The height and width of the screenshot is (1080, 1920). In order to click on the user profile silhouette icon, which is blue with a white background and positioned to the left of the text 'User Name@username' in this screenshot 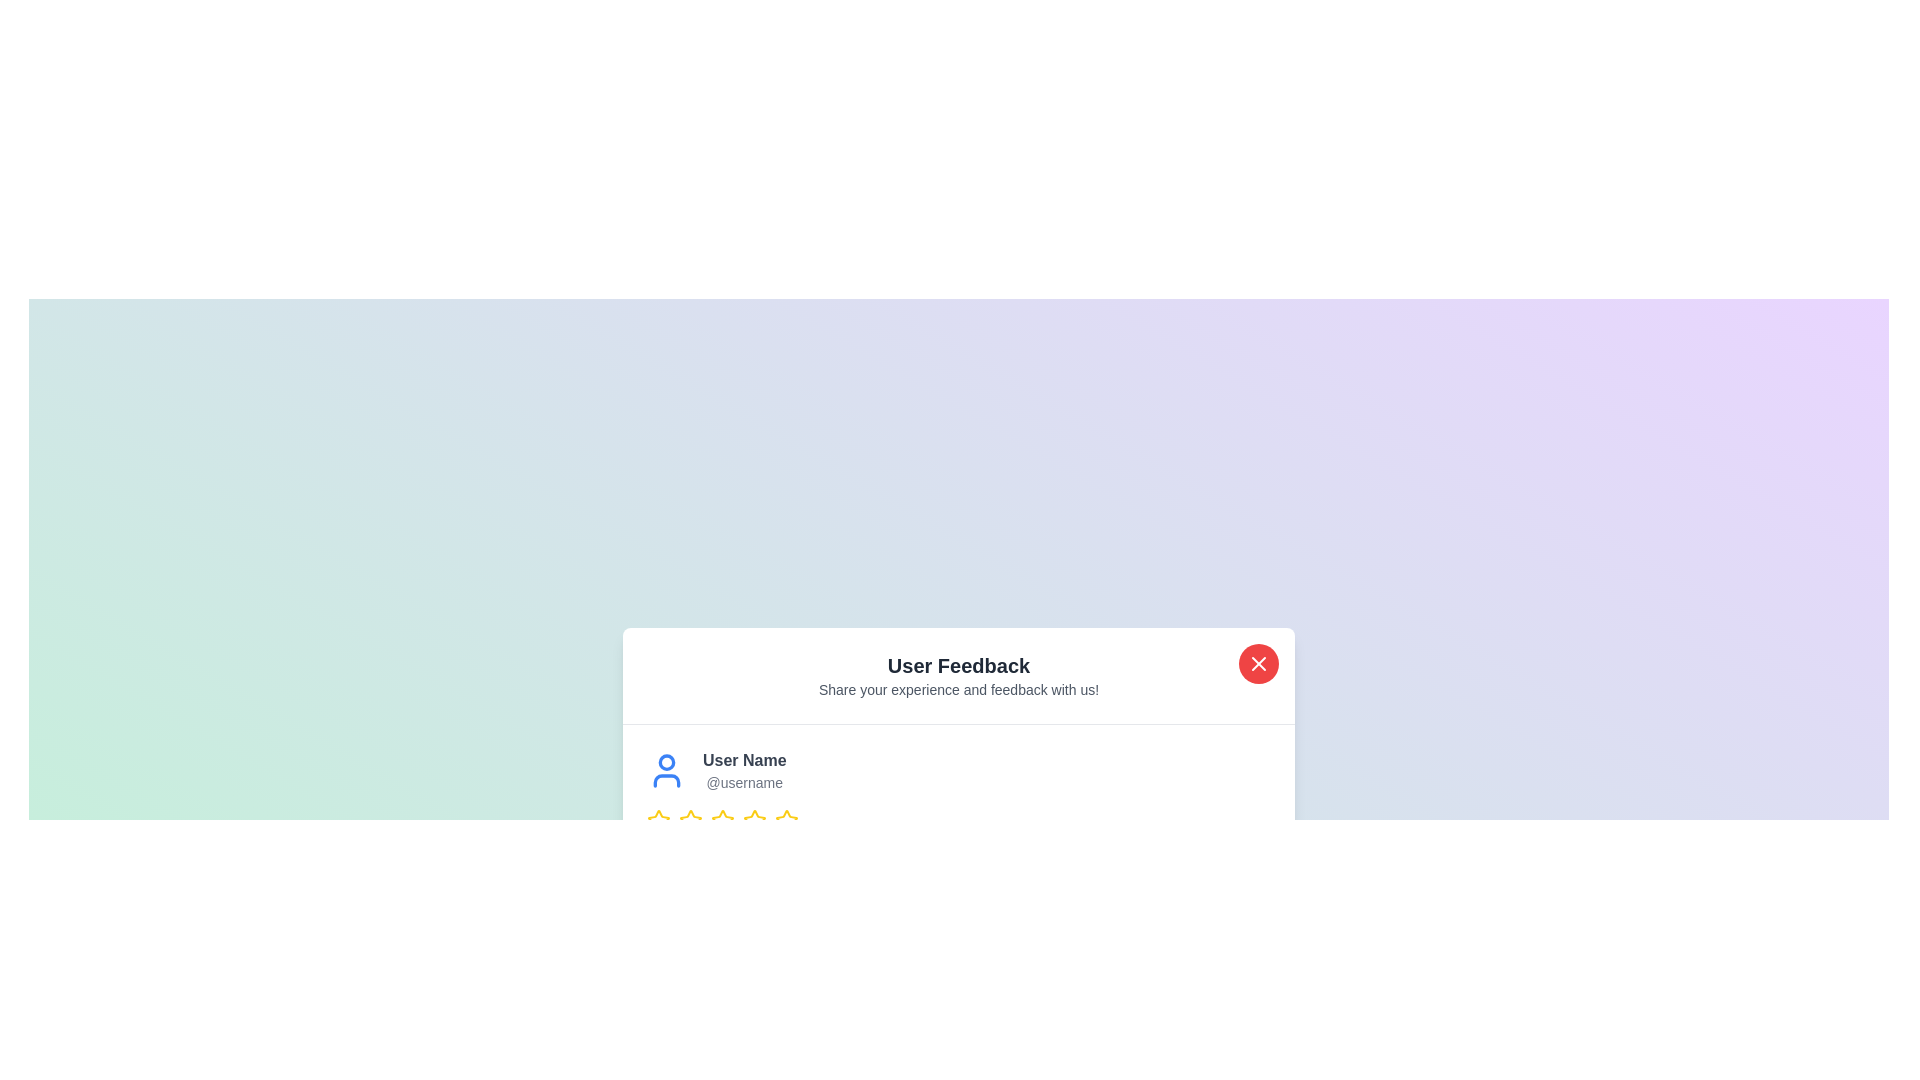, I will do `click(667, 769)`.